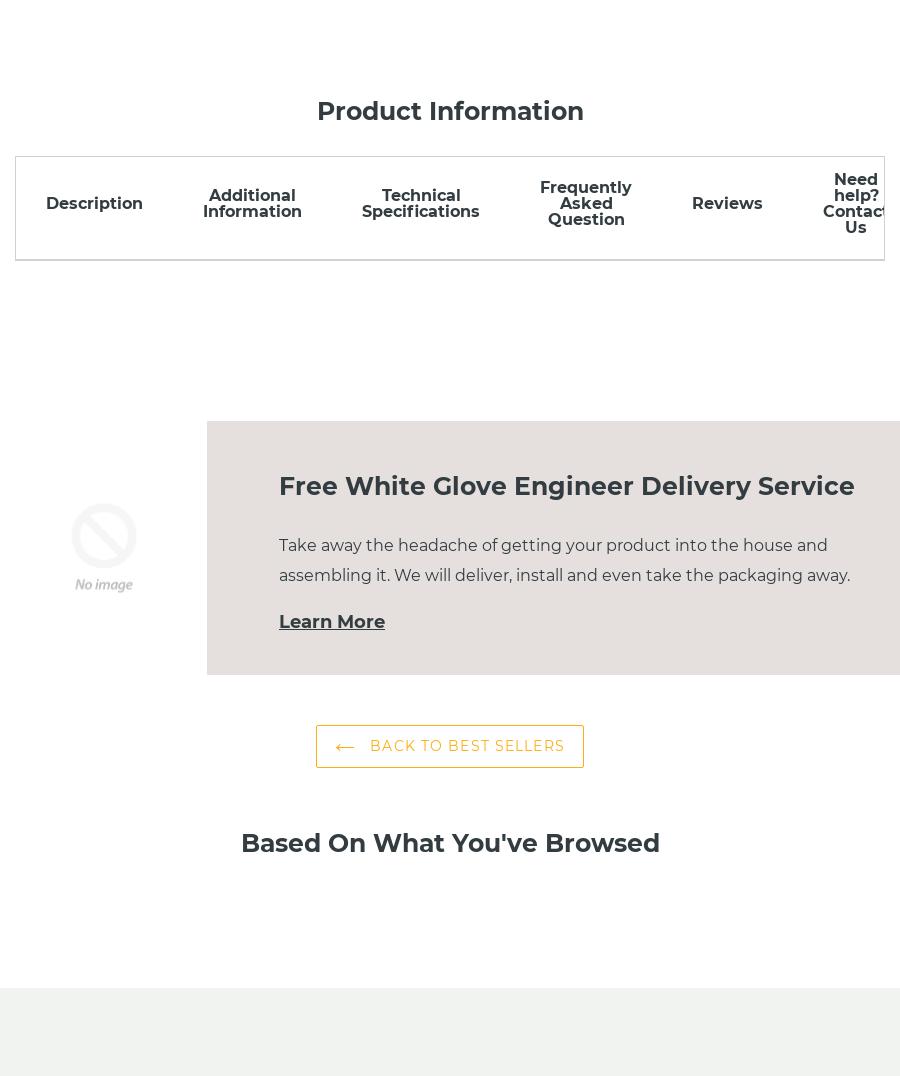  Describe the element at coordinates (567, 485) in the screenshot. I see `'Free White Glove Engineer Delivery Service'` at that location.